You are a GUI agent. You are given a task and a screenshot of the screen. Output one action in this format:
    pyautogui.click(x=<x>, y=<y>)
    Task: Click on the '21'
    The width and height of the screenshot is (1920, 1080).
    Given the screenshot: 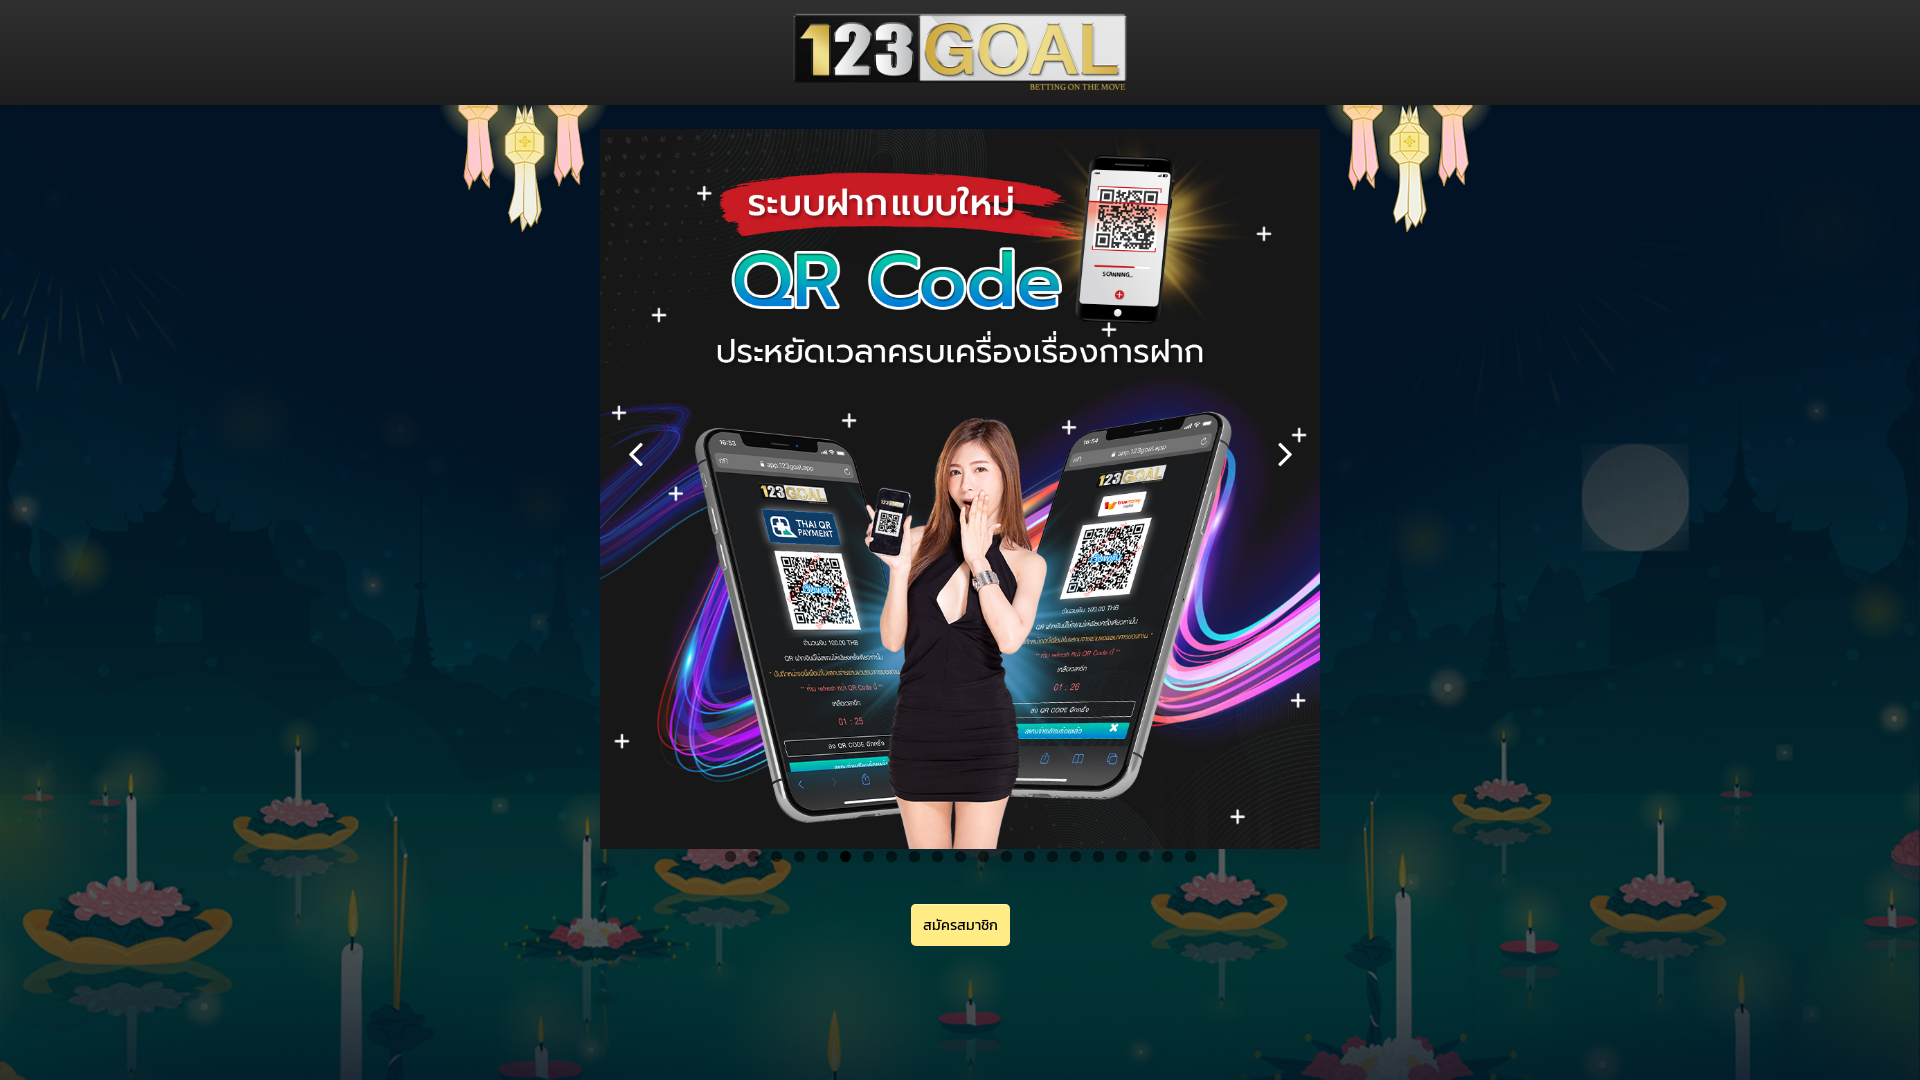 What is the action you would take?
    pyautogui.click(x=1189, y=855)
    